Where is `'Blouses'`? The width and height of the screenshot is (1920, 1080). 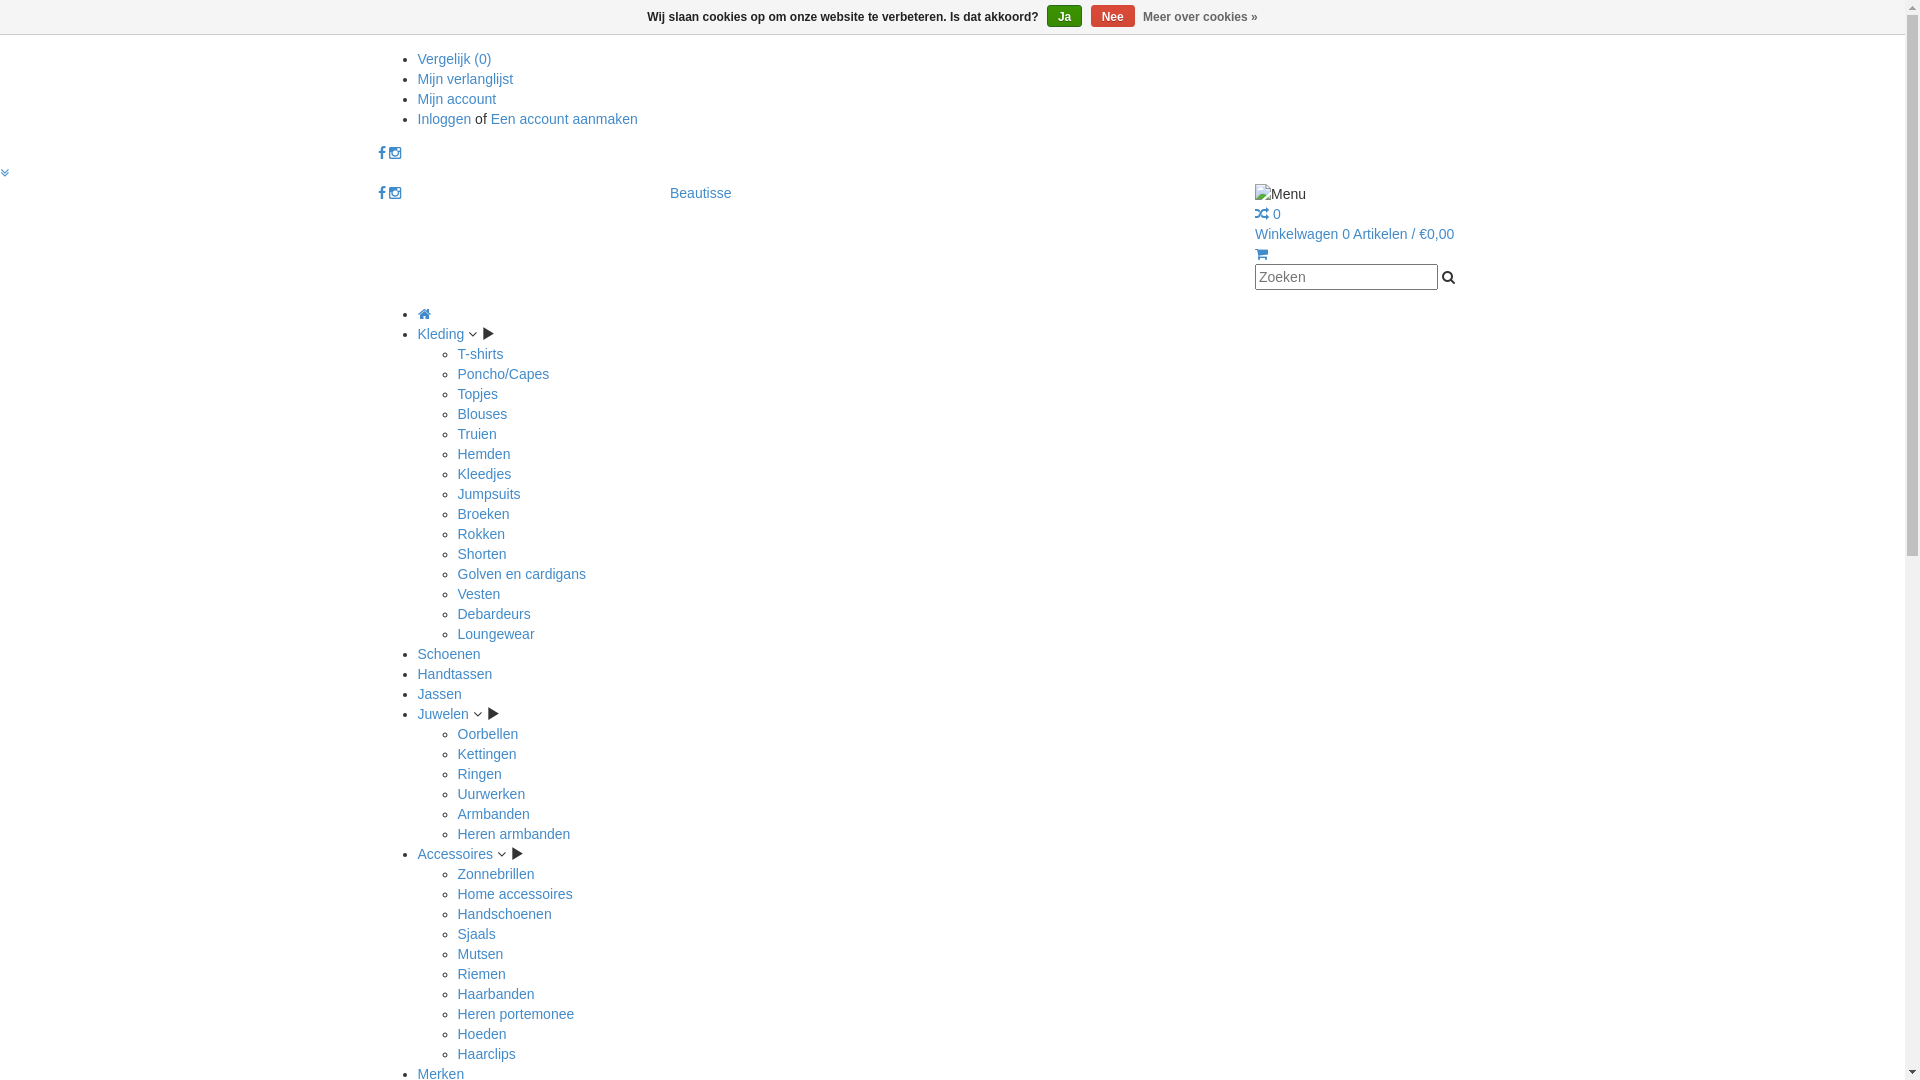
'Blouses' is located at coordinates (483, 412).